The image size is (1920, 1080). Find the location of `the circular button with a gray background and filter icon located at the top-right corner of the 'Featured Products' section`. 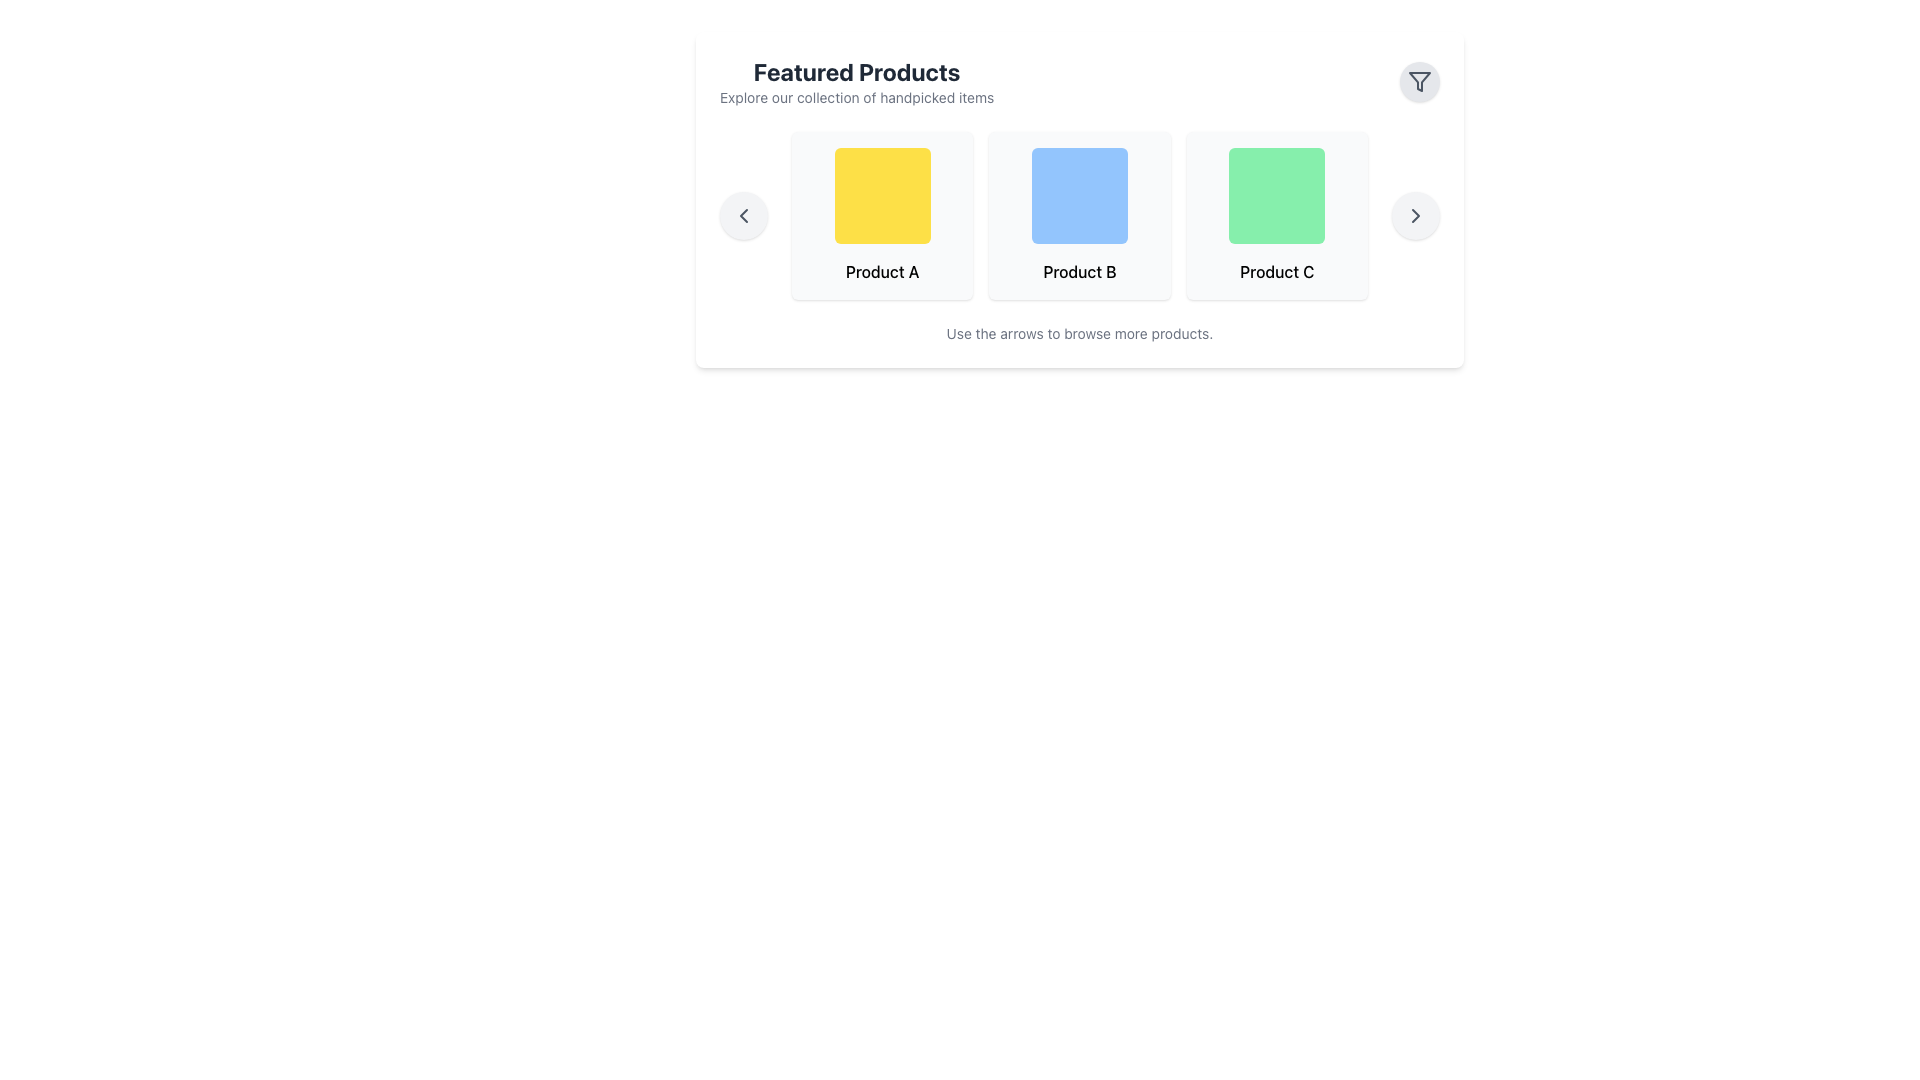

the circular button with a gray background and filter icon located at the top-right corner of the 'Featured Products' section is located at coordinates (1419, 80).